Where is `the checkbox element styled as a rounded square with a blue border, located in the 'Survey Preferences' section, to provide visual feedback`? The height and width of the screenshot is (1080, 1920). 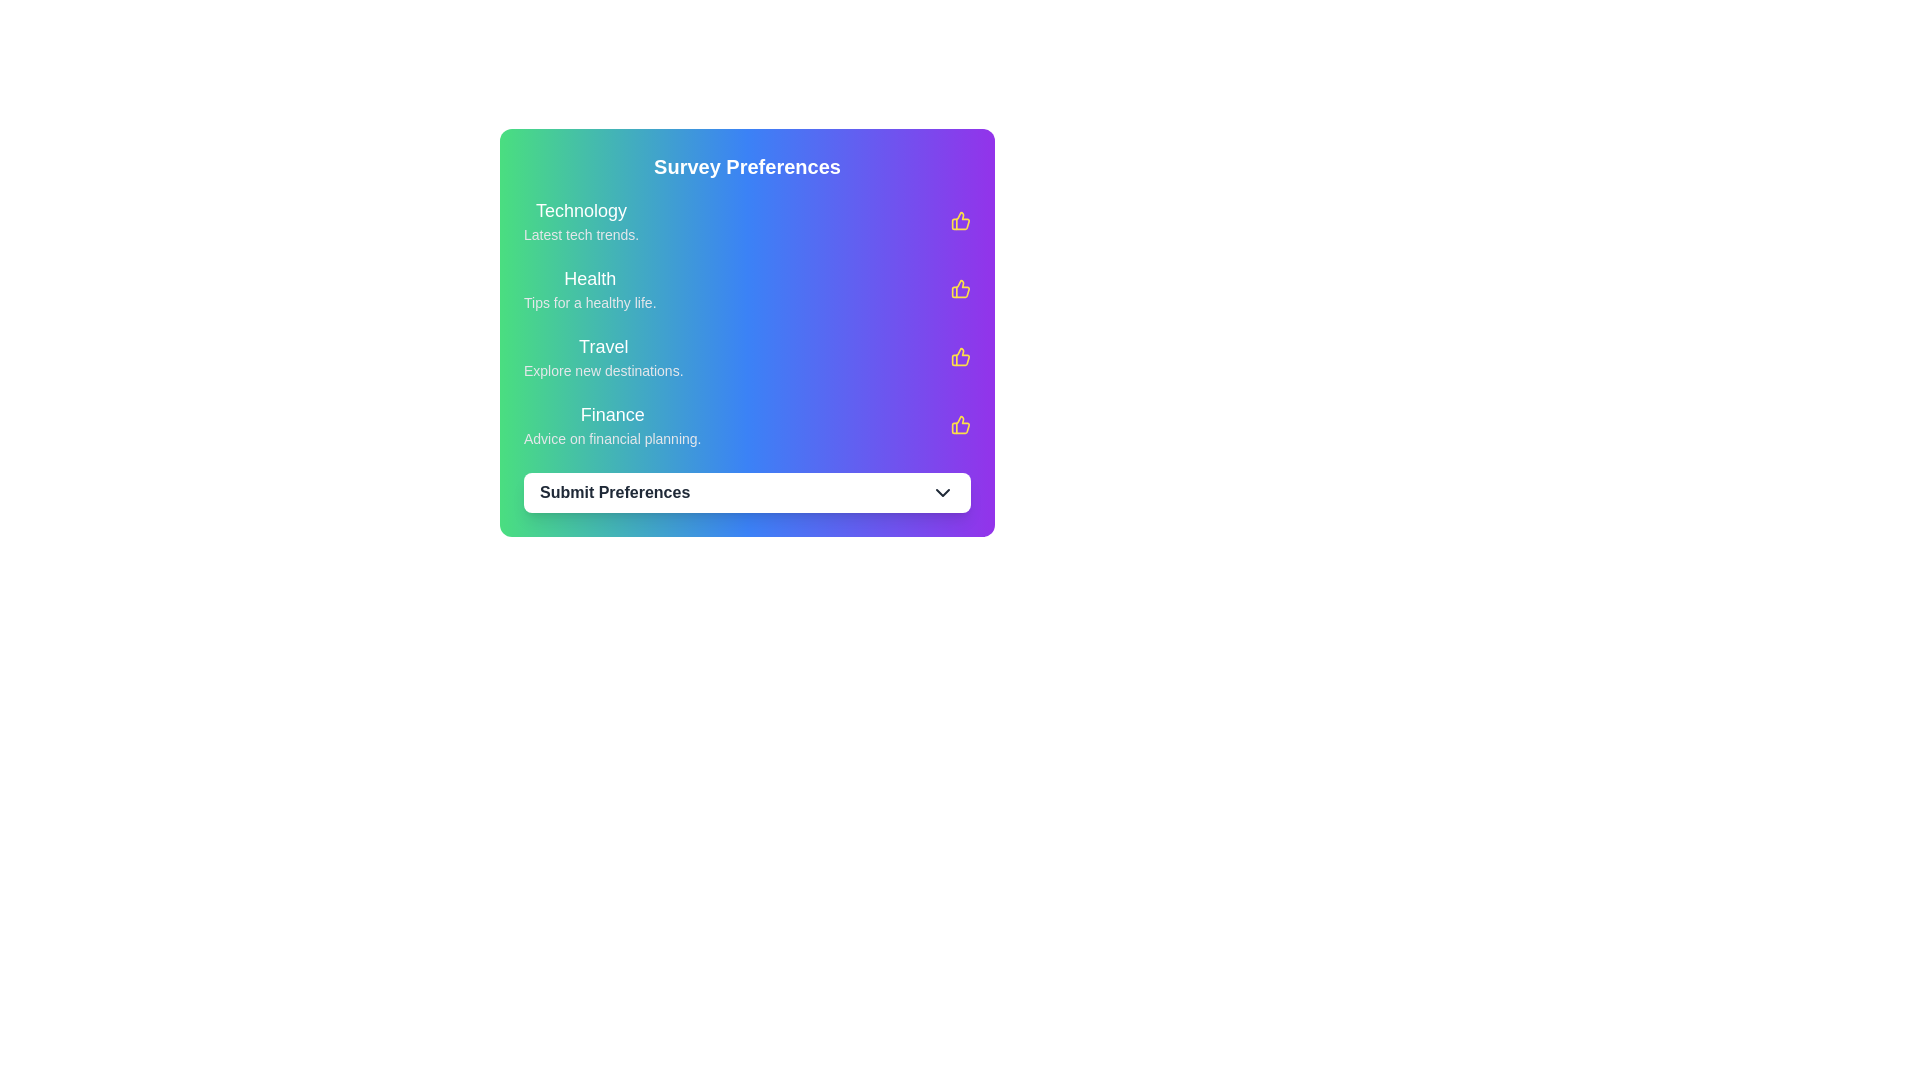
the checkbox element styled as a rounded square with a blue border, located in the 'Survey Preferences' section, to provide visual feedback is located at coordinates (928, 220).